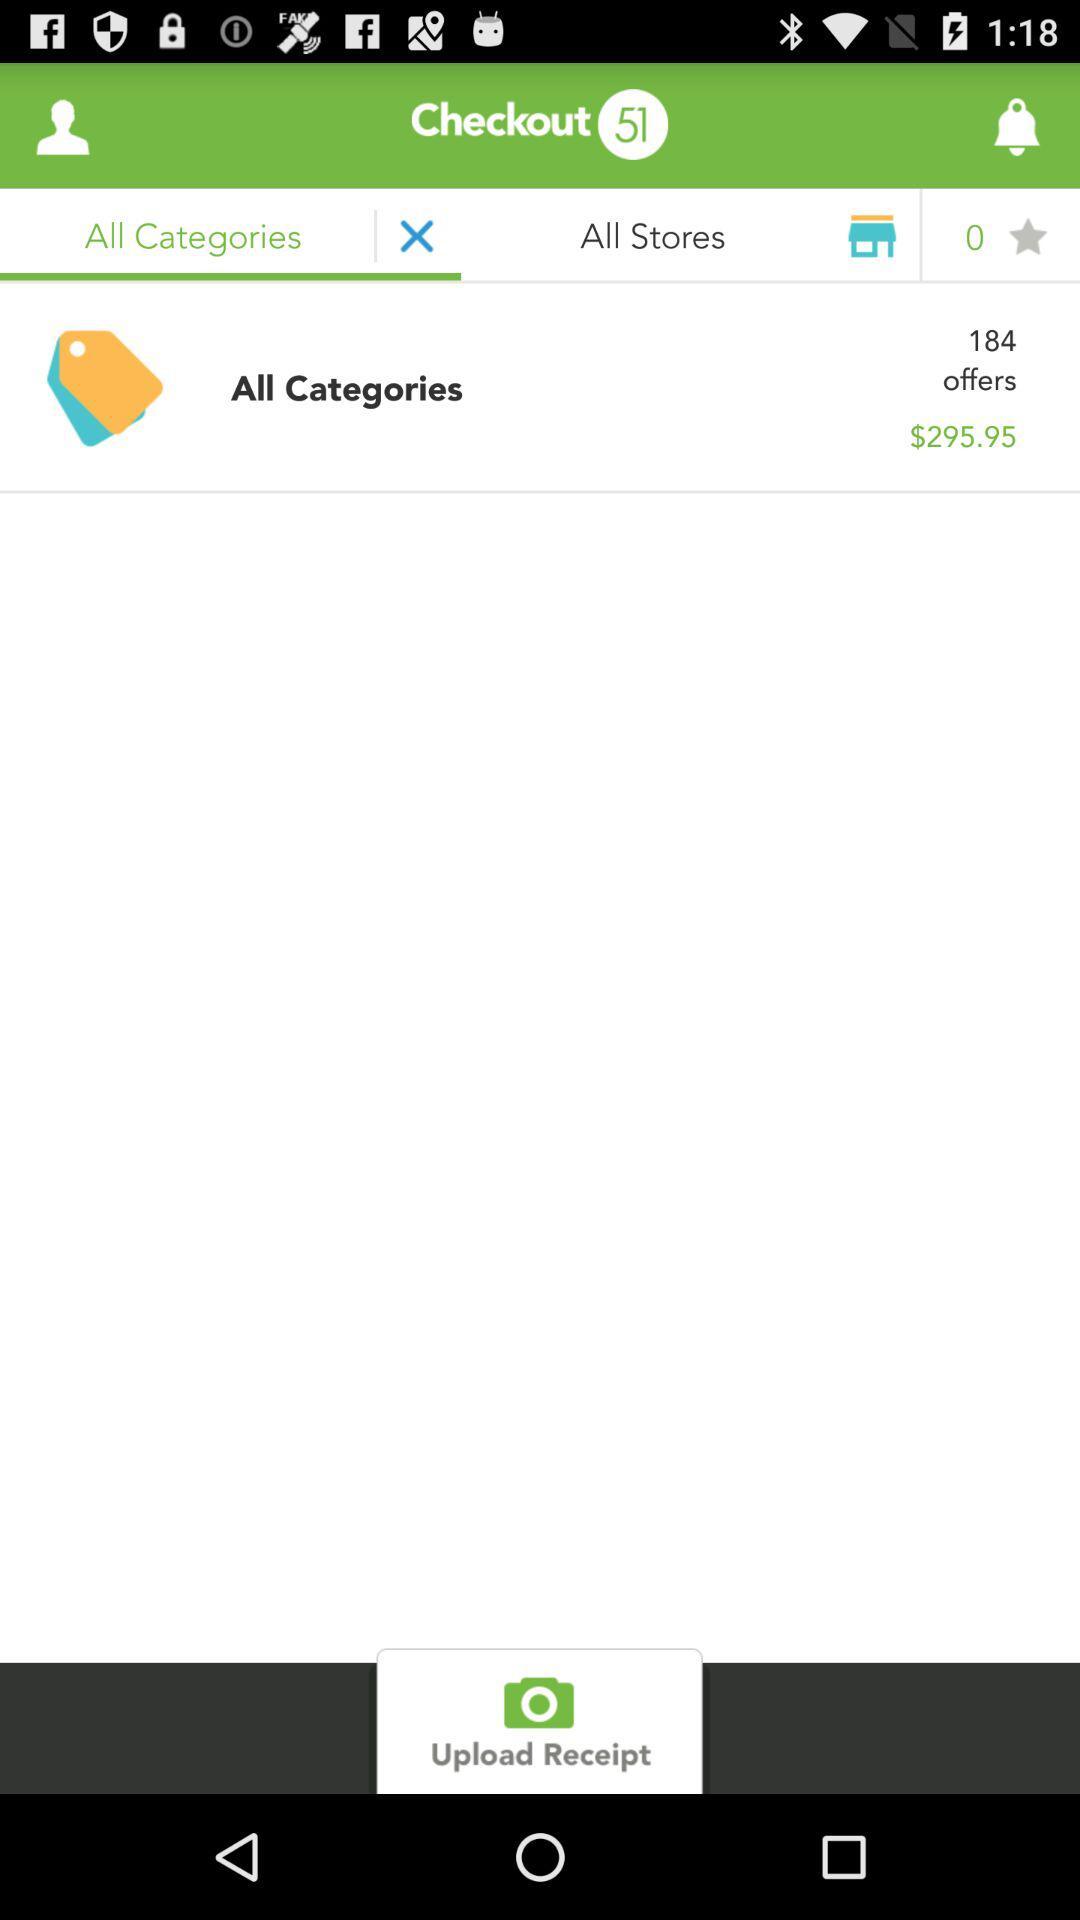  I want to click on item above the all categories, so click(61, 124).